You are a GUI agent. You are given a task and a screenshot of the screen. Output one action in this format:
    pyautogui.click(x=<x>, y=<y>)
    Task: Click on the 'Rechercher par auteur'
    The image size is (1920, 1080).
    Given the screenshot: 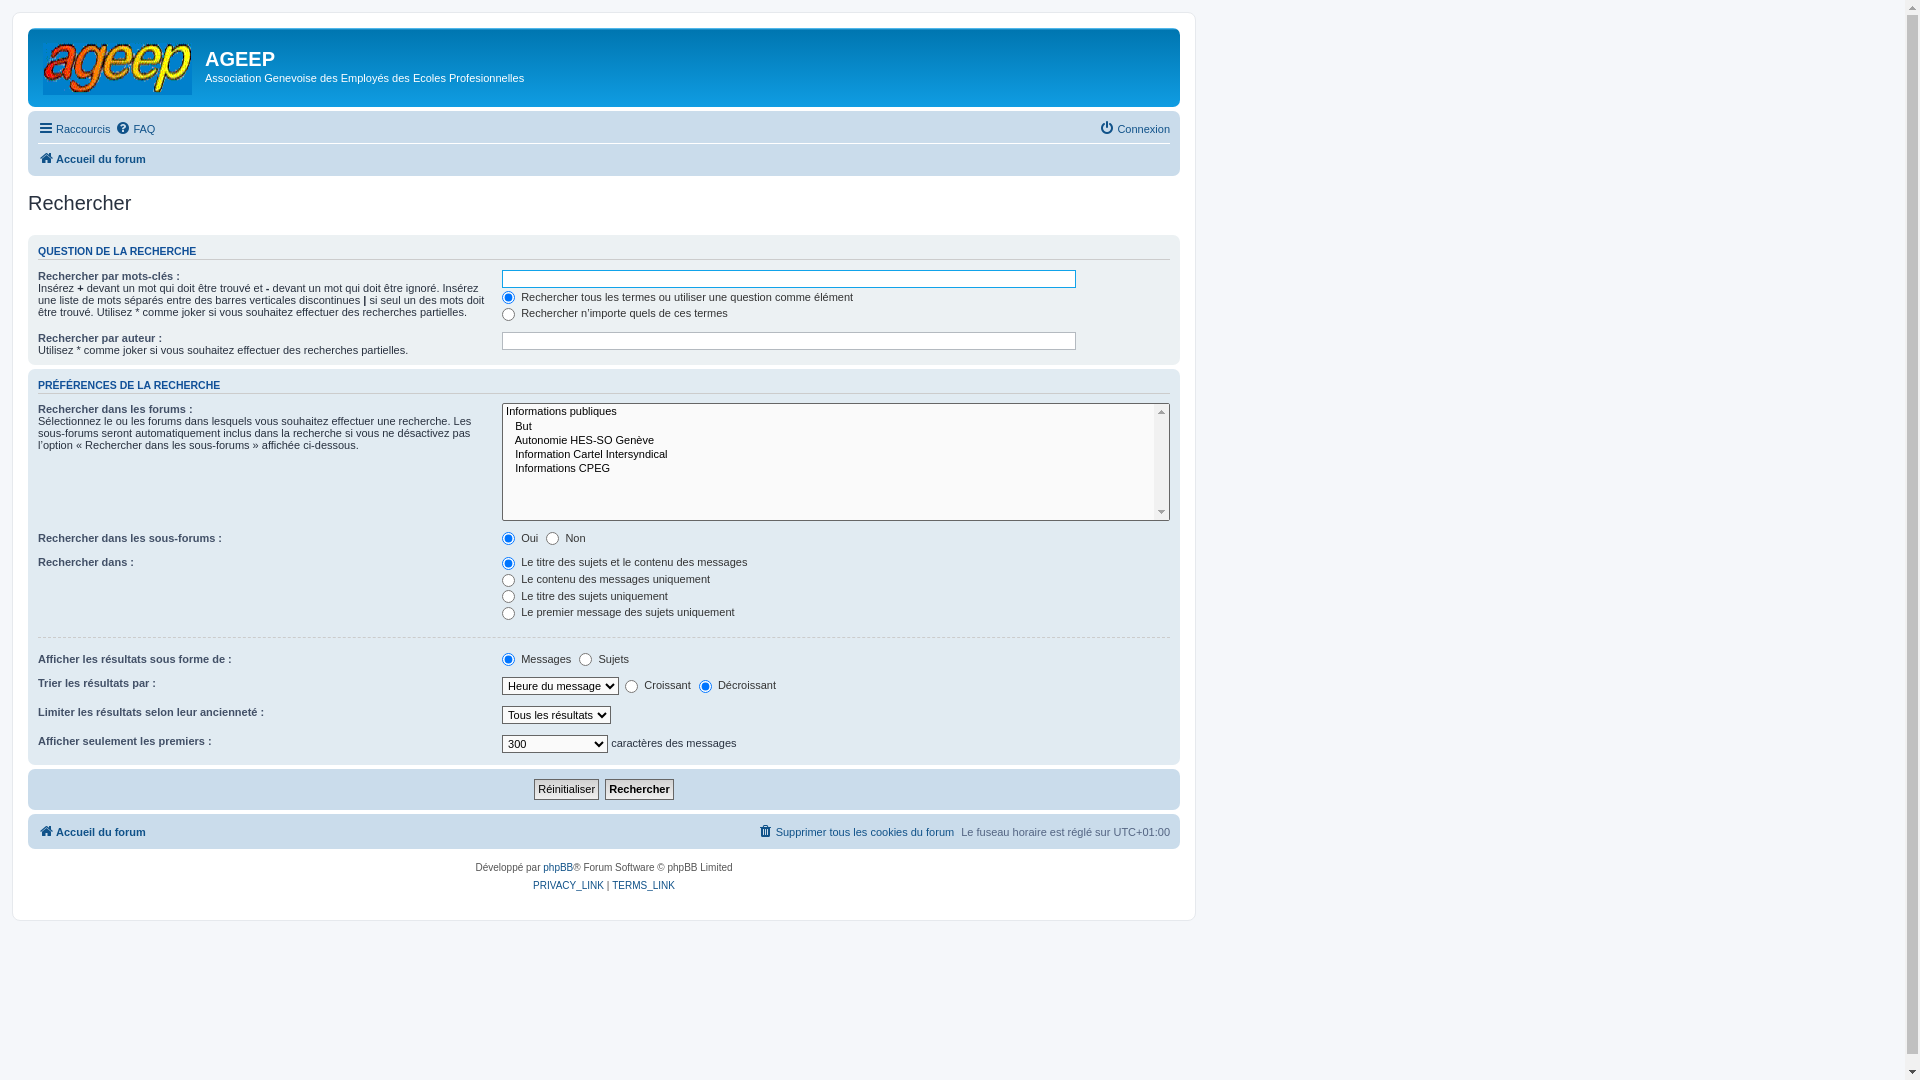 What is the action you would take?
    pyautogui.click(x=787, y=339)
    